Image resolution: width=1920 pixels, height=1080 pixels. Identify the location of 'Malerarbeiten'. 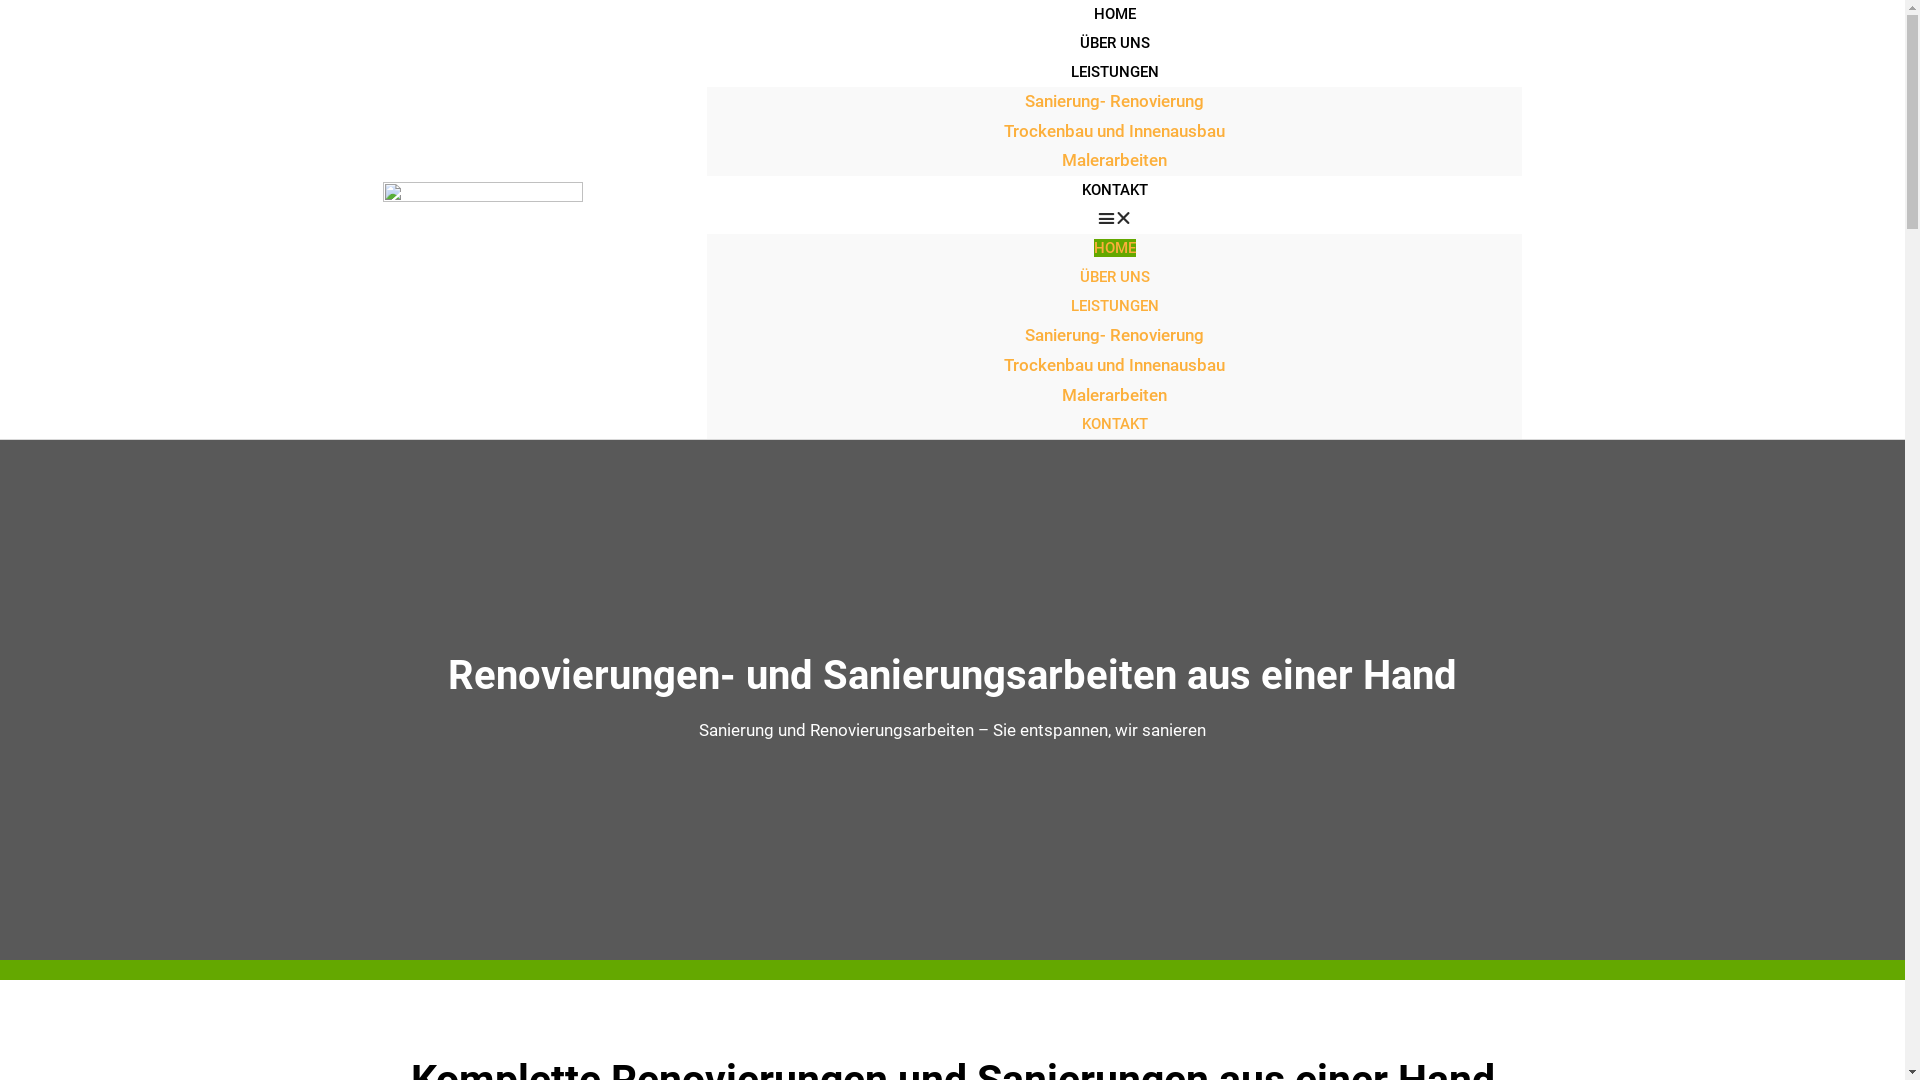
(1060, 158).